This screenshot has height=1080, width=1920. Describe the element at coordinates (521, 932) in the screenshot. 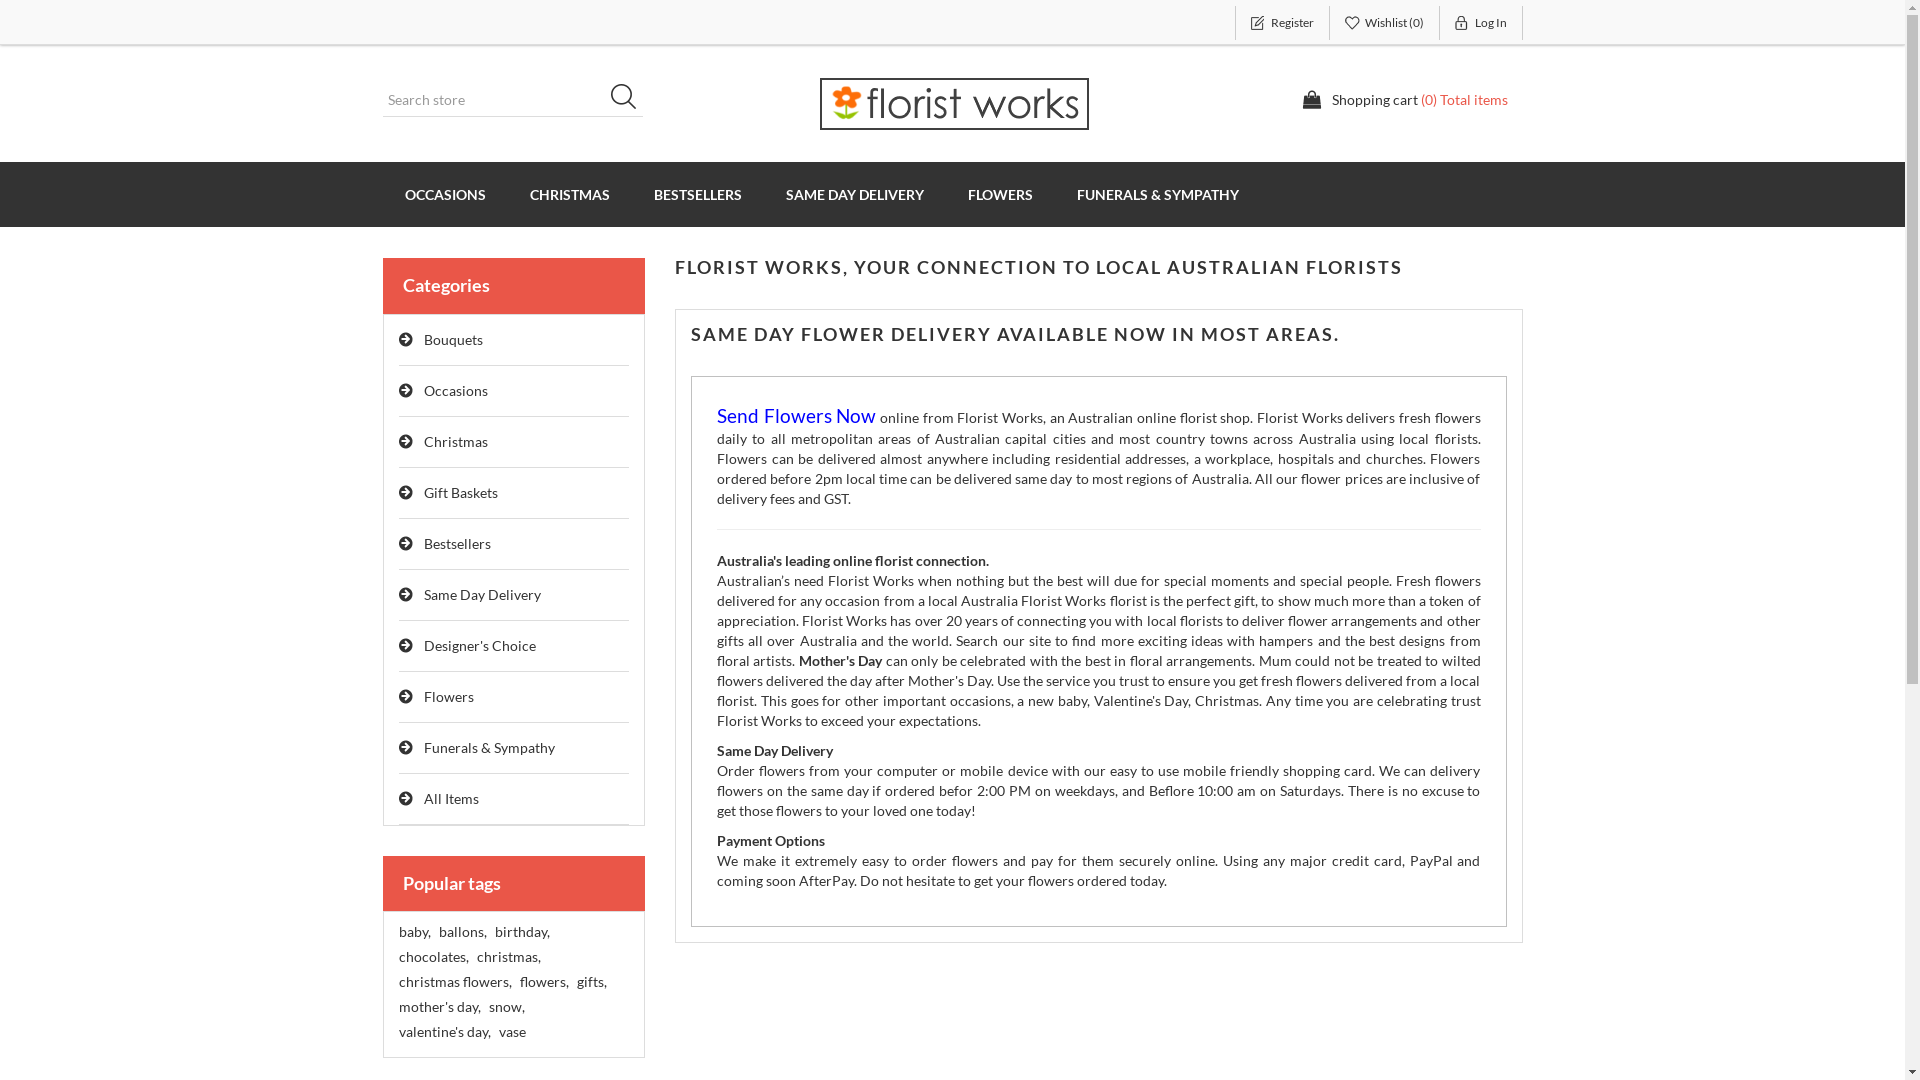

I see `'birthday,'` at that location.